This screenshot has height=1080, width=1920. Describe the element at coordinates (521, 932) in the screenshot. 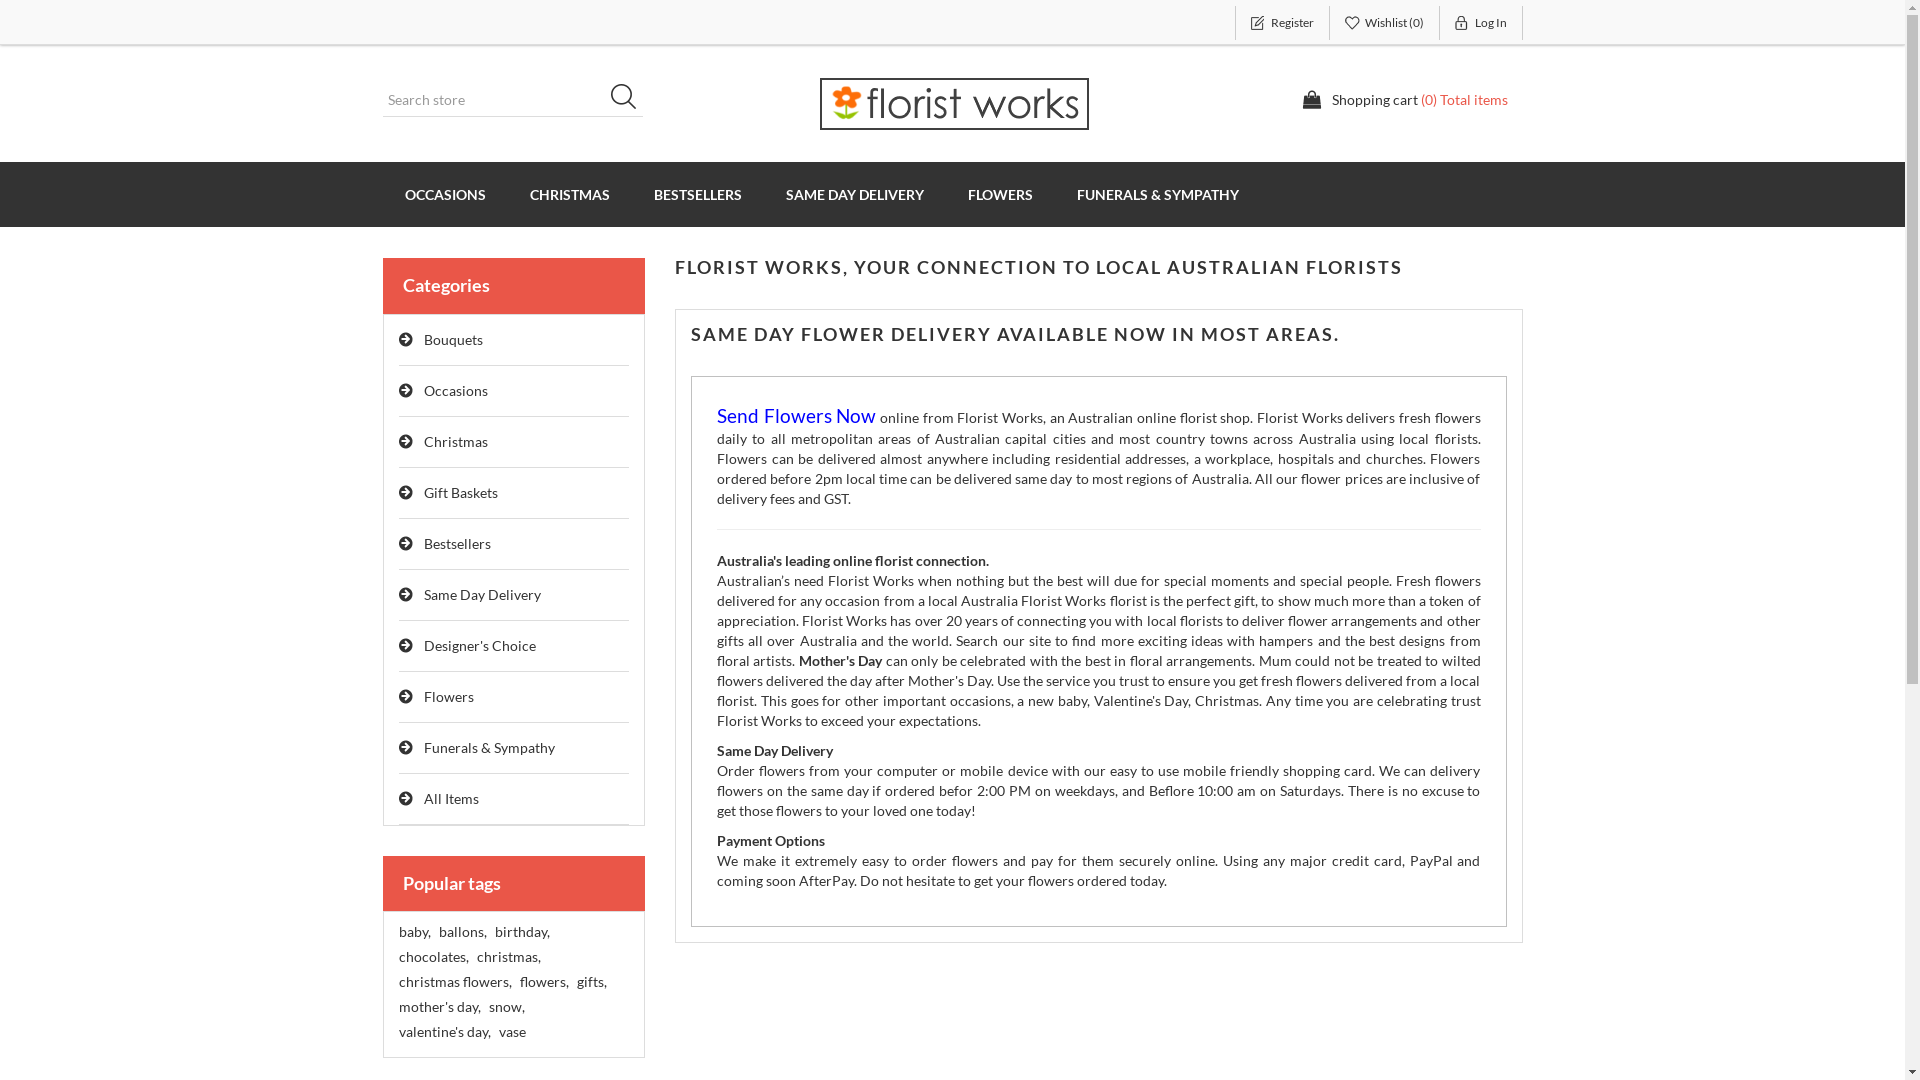

I see `'birthday,'` at that location.